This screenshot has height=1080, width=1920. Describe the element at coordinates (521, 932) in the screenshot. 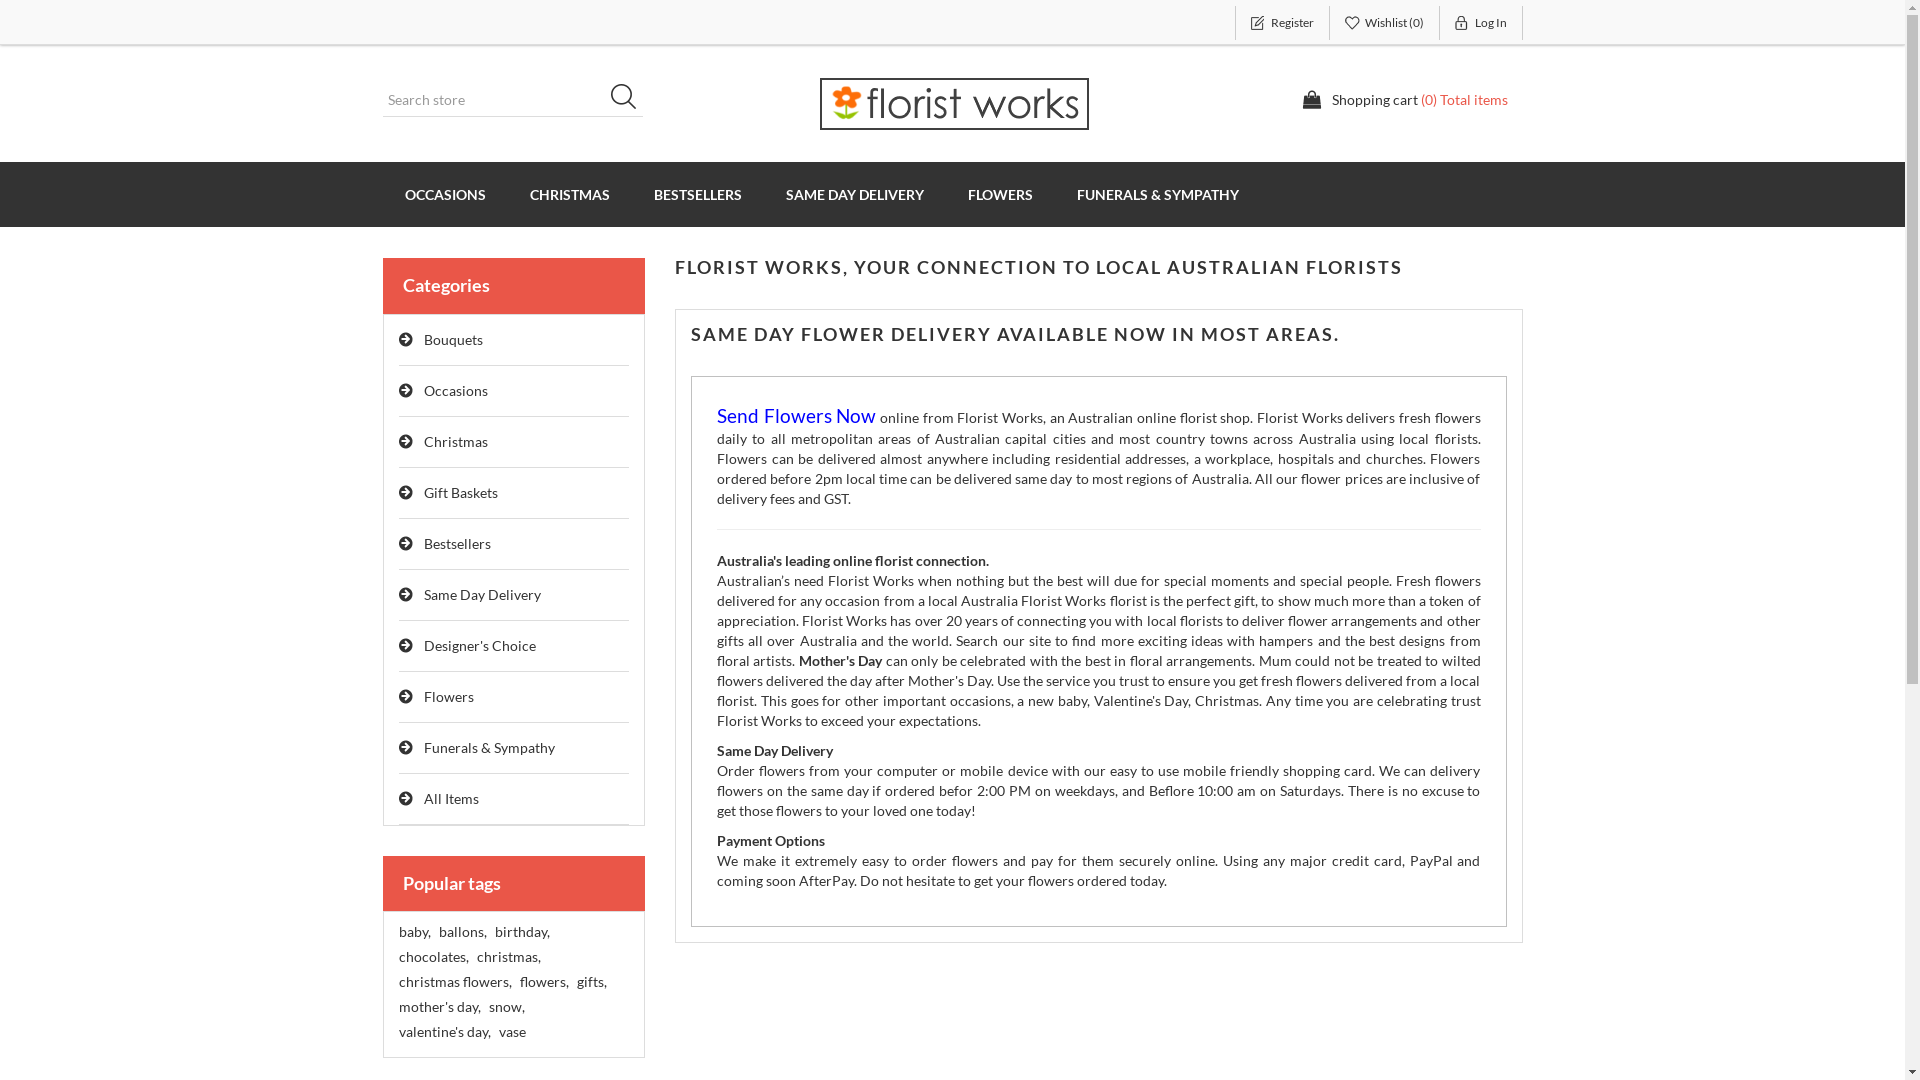

I see `'birthday,'` at that location.